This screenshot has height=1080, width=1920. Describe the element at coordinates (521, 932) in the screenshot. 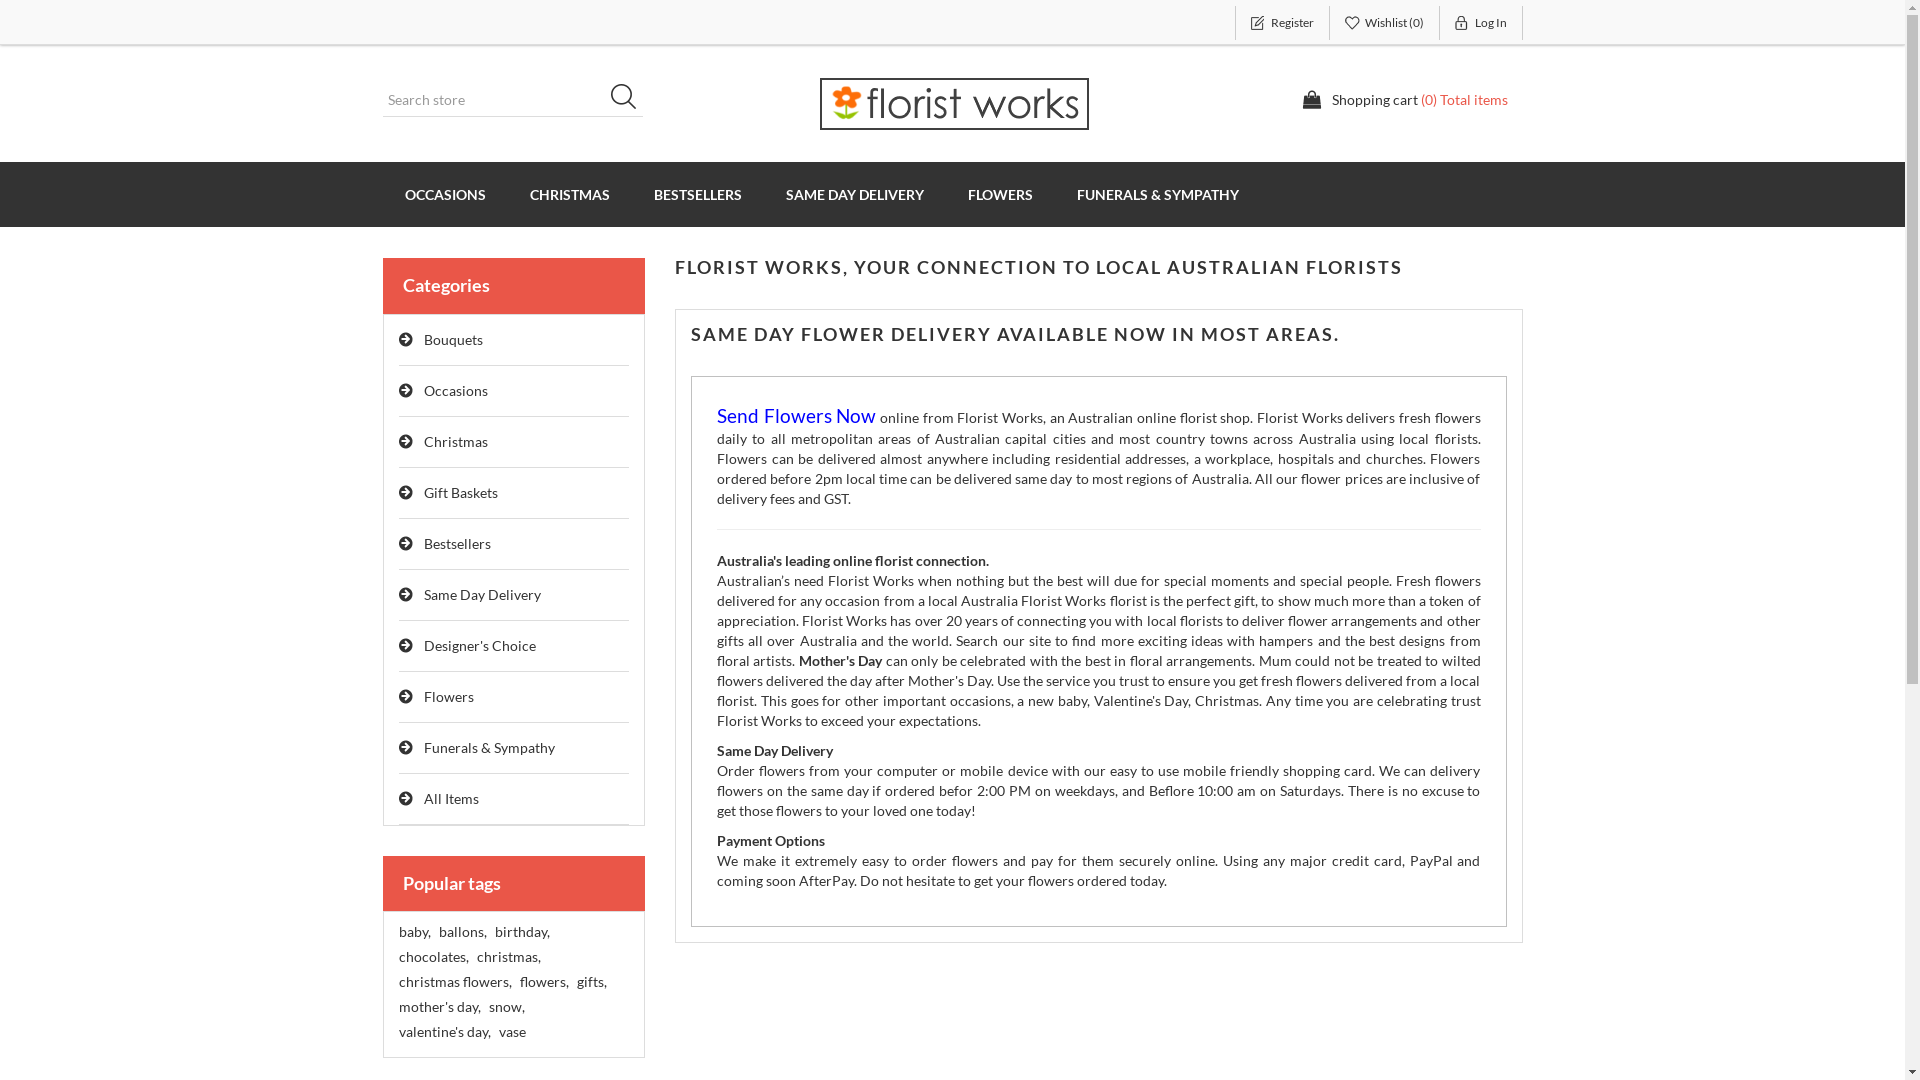

I see `'birthday,'` at that location.